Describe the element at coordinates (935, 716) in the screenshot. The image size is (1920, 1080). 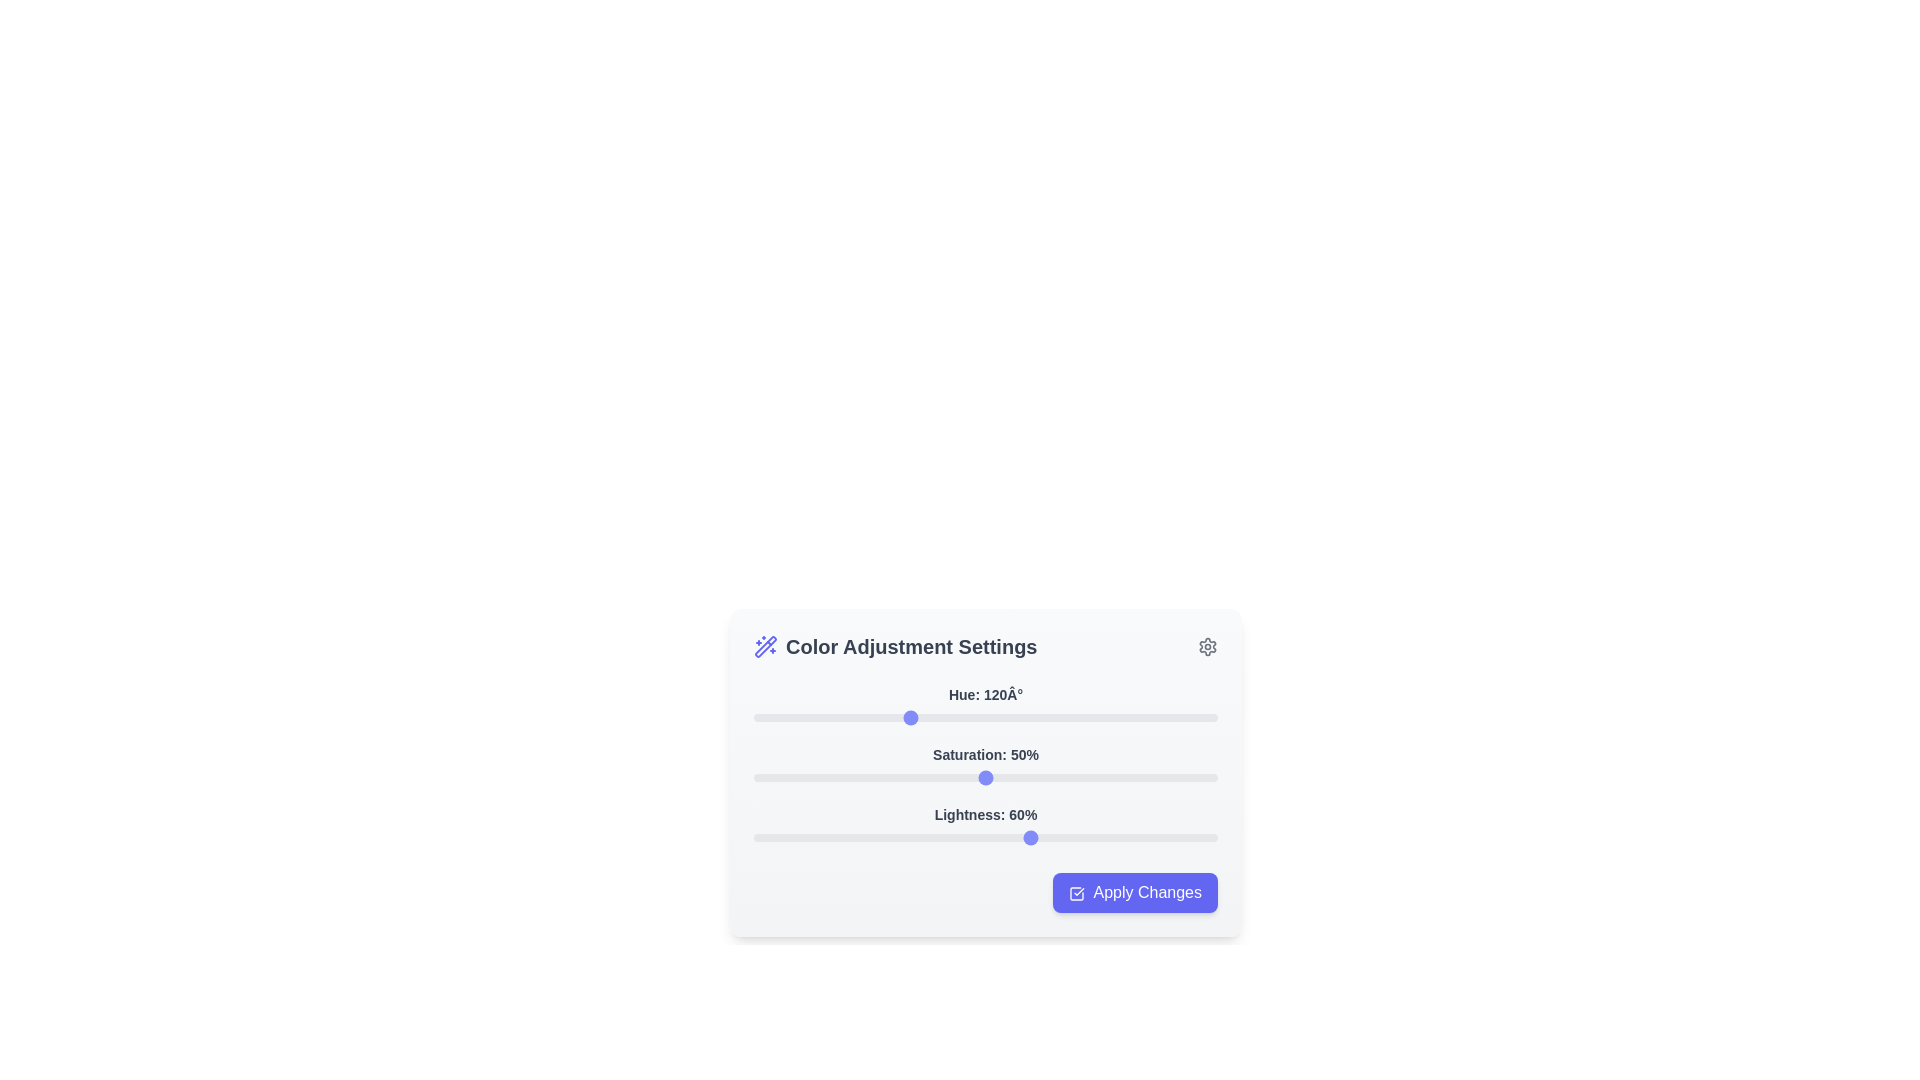
I see `hue` at that location.